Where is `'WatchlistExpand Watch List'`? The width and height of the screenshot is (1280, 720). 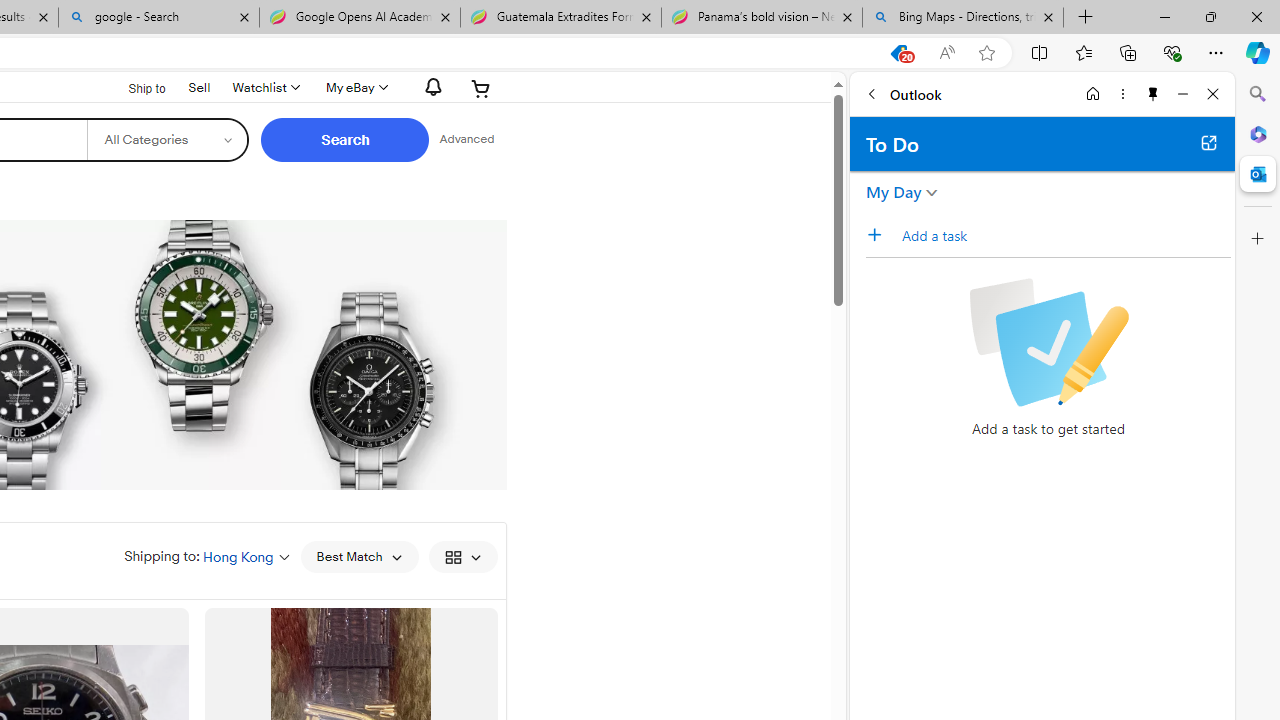
'WatchlistExpand Watch List' is located at coordinates (263, 87).